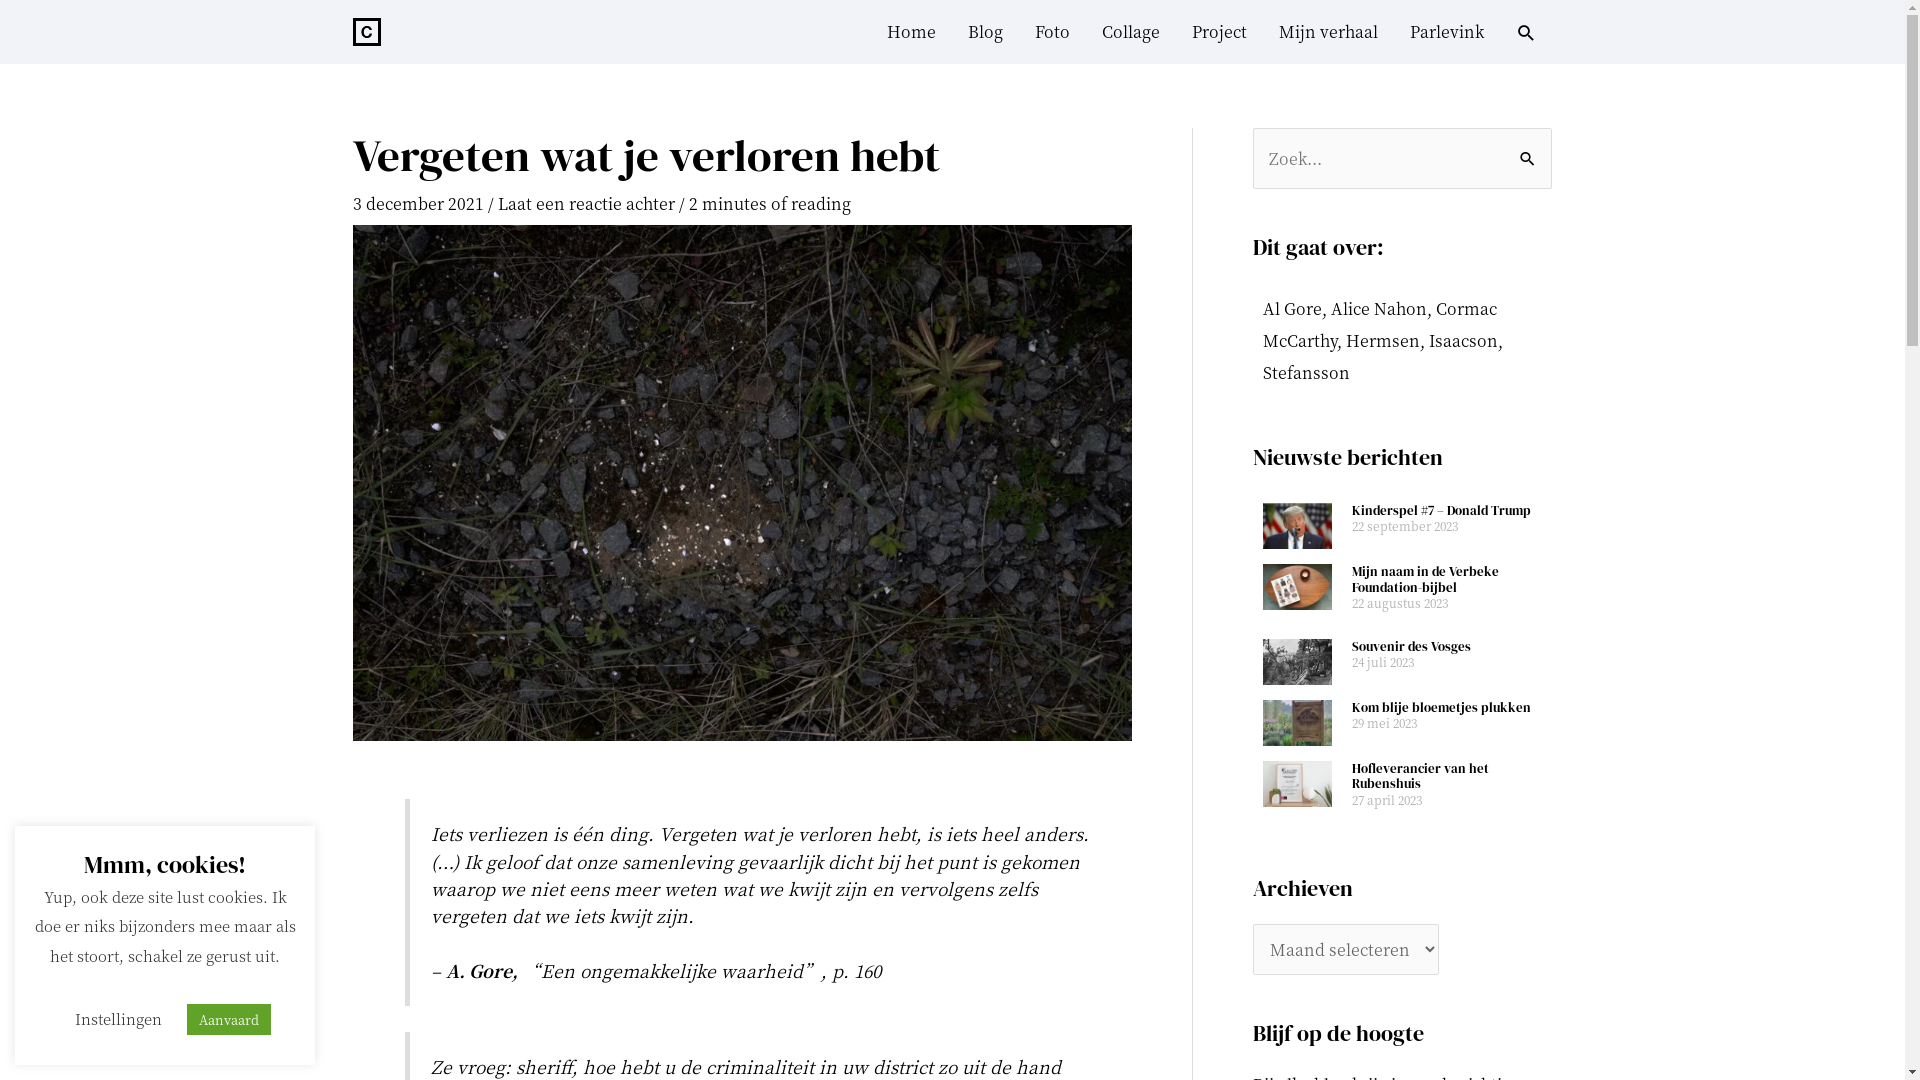 The width and height of the screenshot is (1920, 1080). What do you see at coordinates (1381, 339) in the screenshot?
I see `'Hermsen'` at bounding box center [1381, 339].